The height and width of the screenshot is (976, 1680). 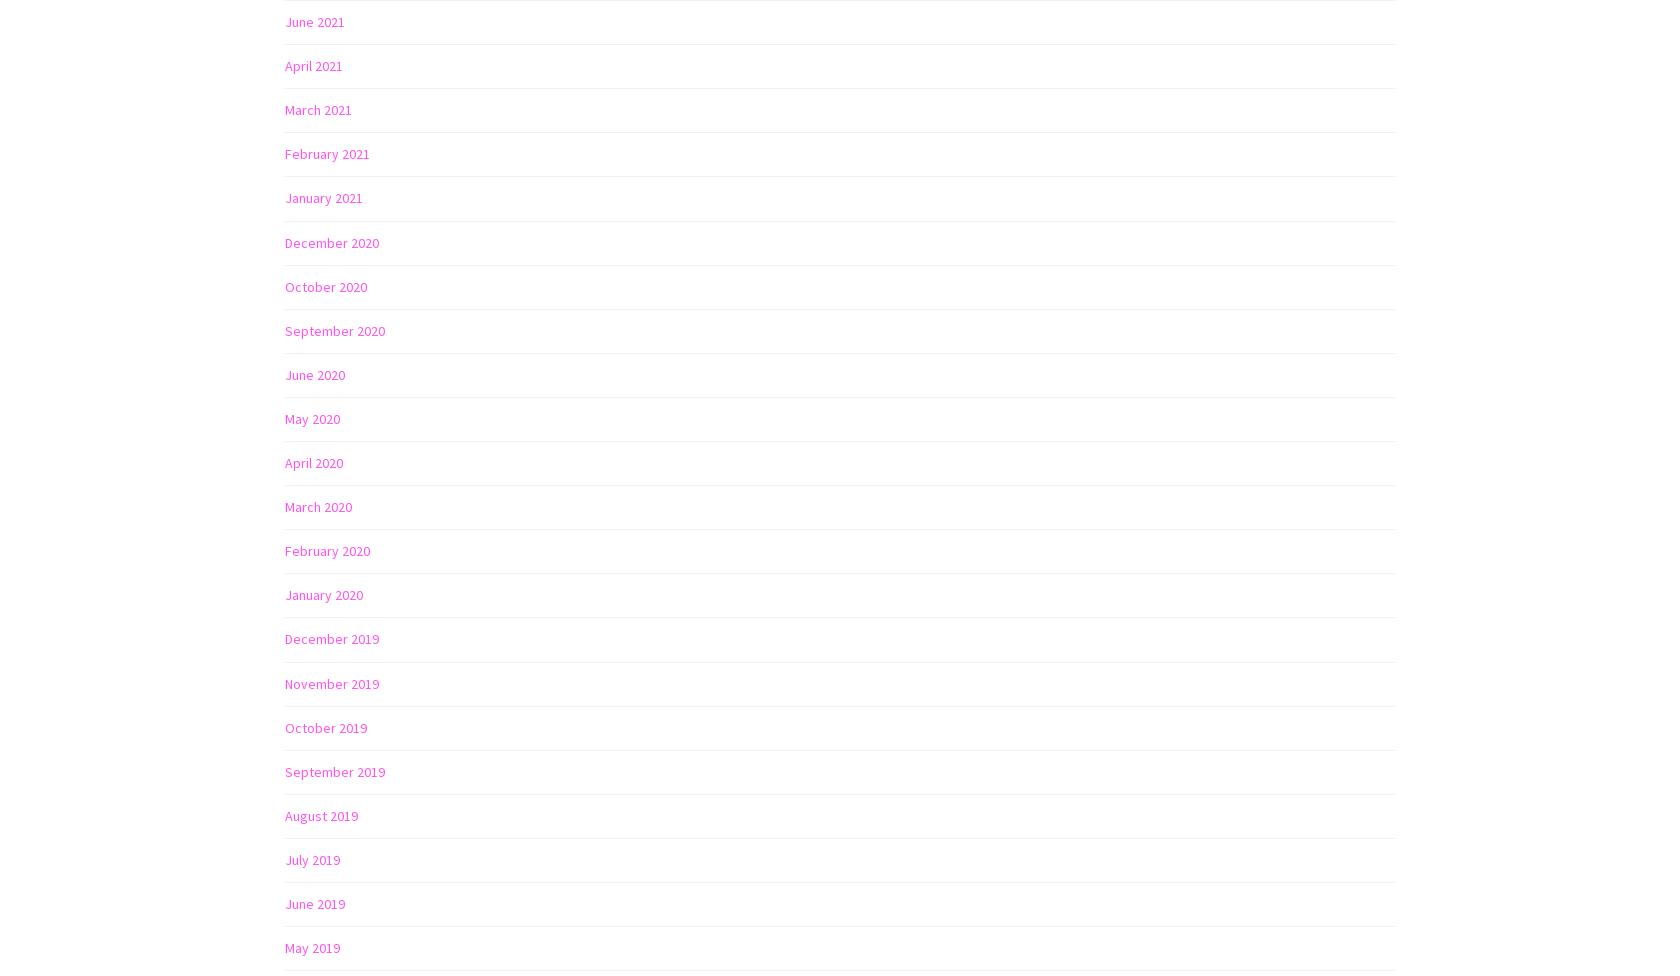 What do you see at coordinates (315, 21) in the screenshot?
I see `'June 2021'` at bounding box center [315, 21].